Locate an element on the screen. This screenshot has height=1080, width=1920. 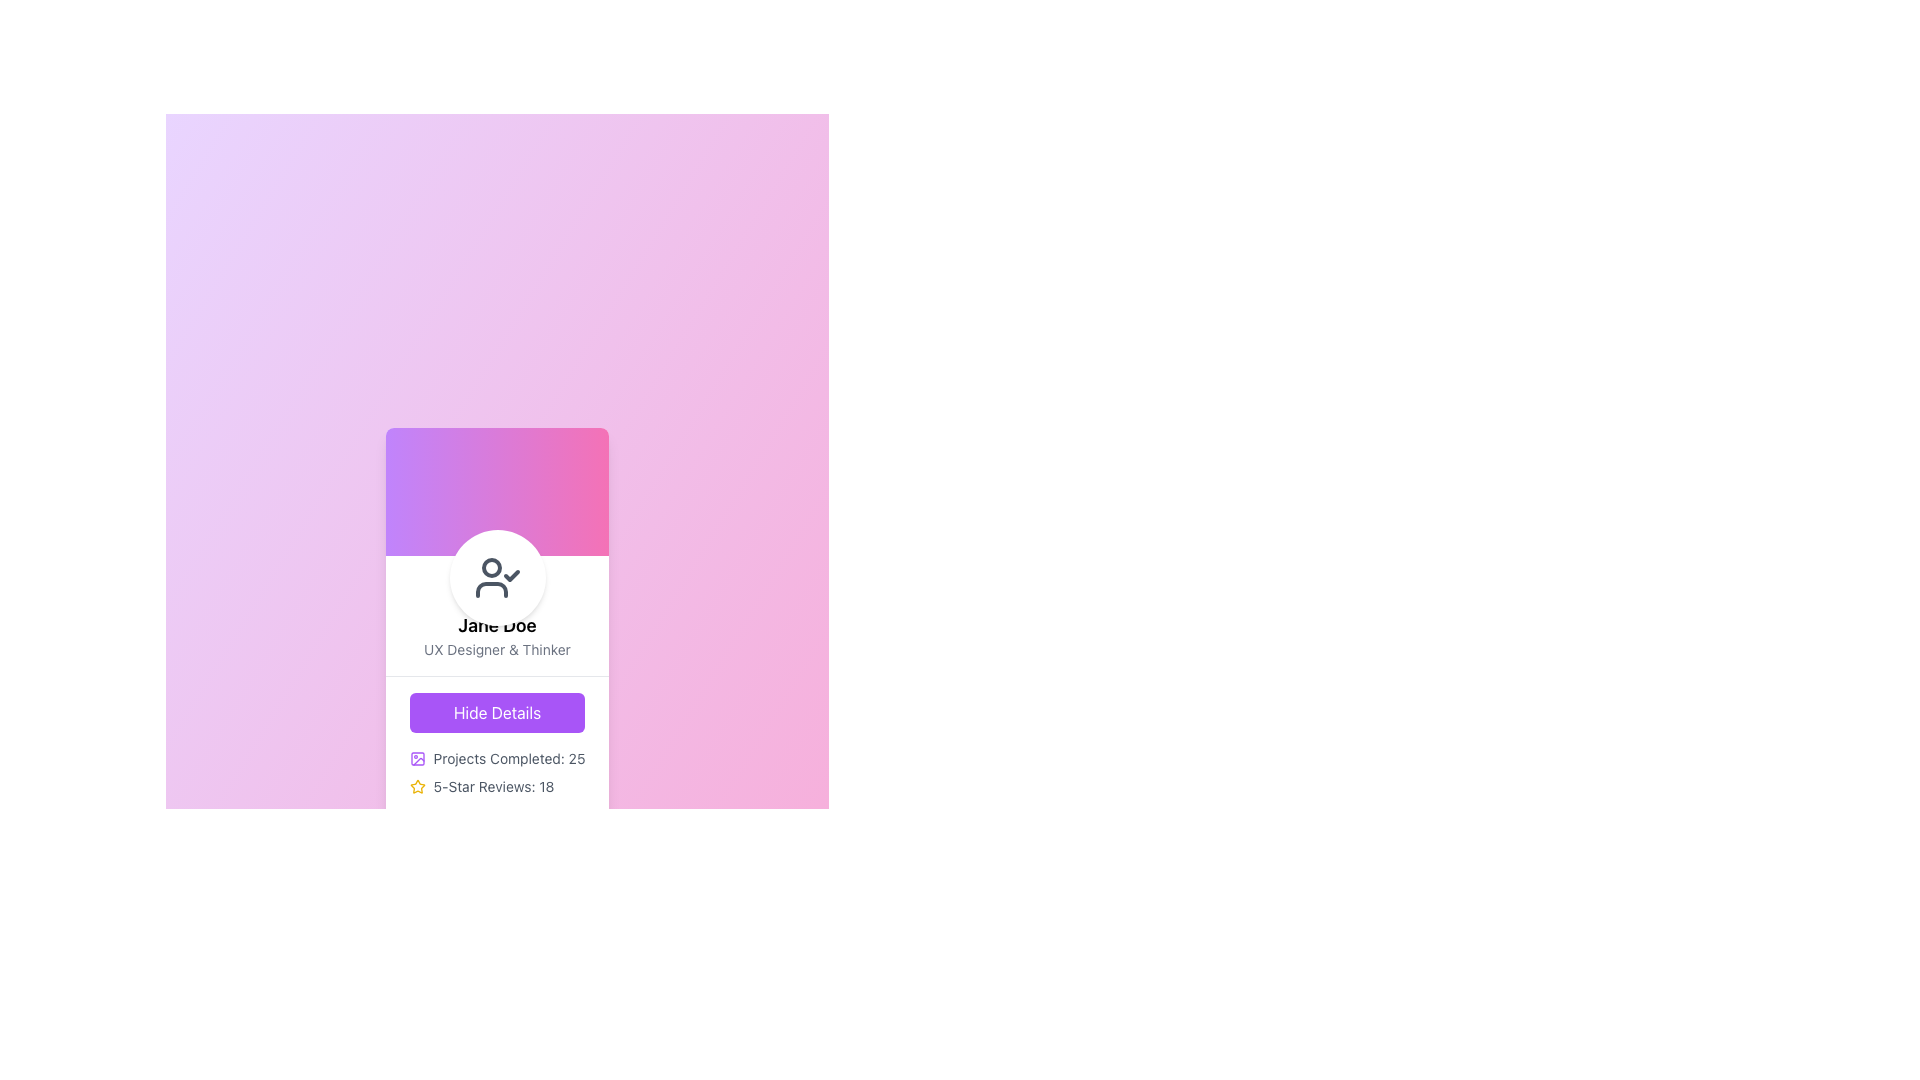
the informational label displaying the number of projects completed, which is located above the '5-Star Reviews: 18' element and below the 'Hide Details' button is located at coordinates (497, 758).